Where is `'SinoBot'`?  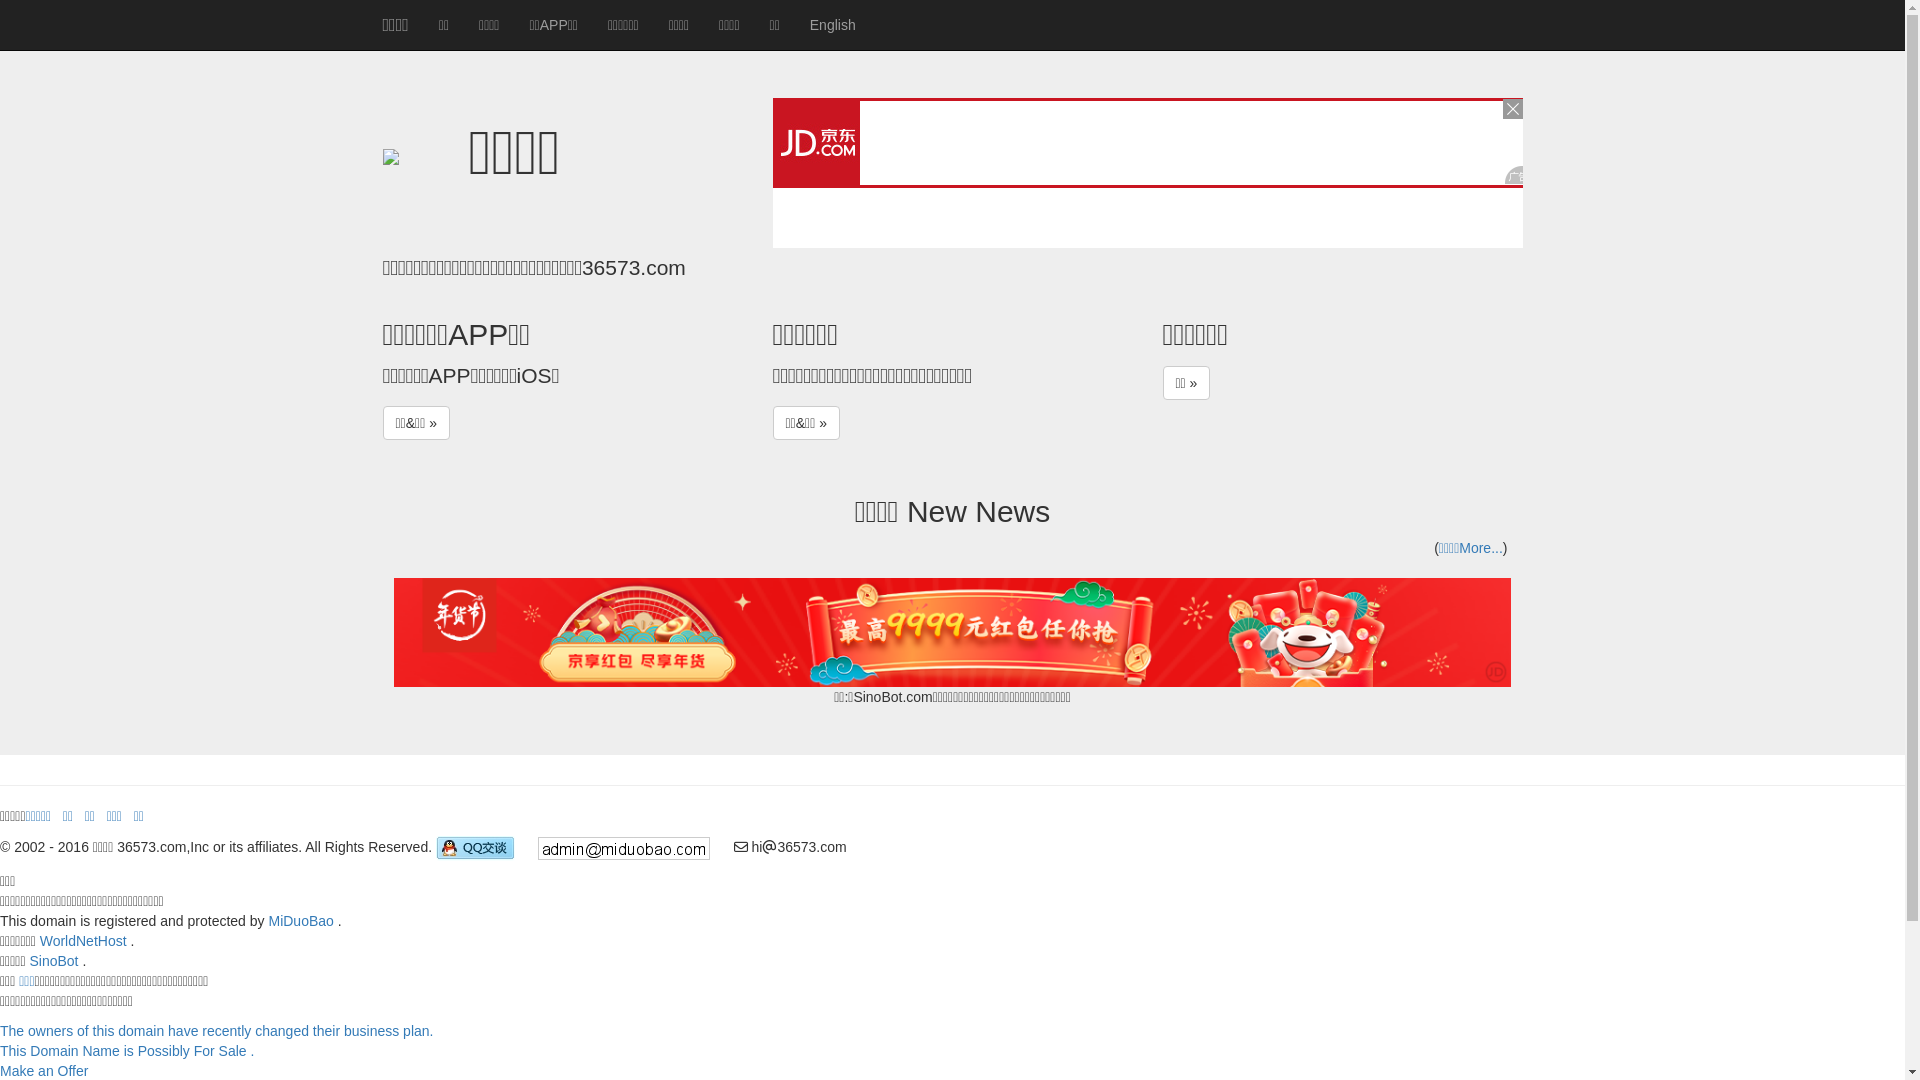 'SinoBot' is located at coordinates (53, 959).